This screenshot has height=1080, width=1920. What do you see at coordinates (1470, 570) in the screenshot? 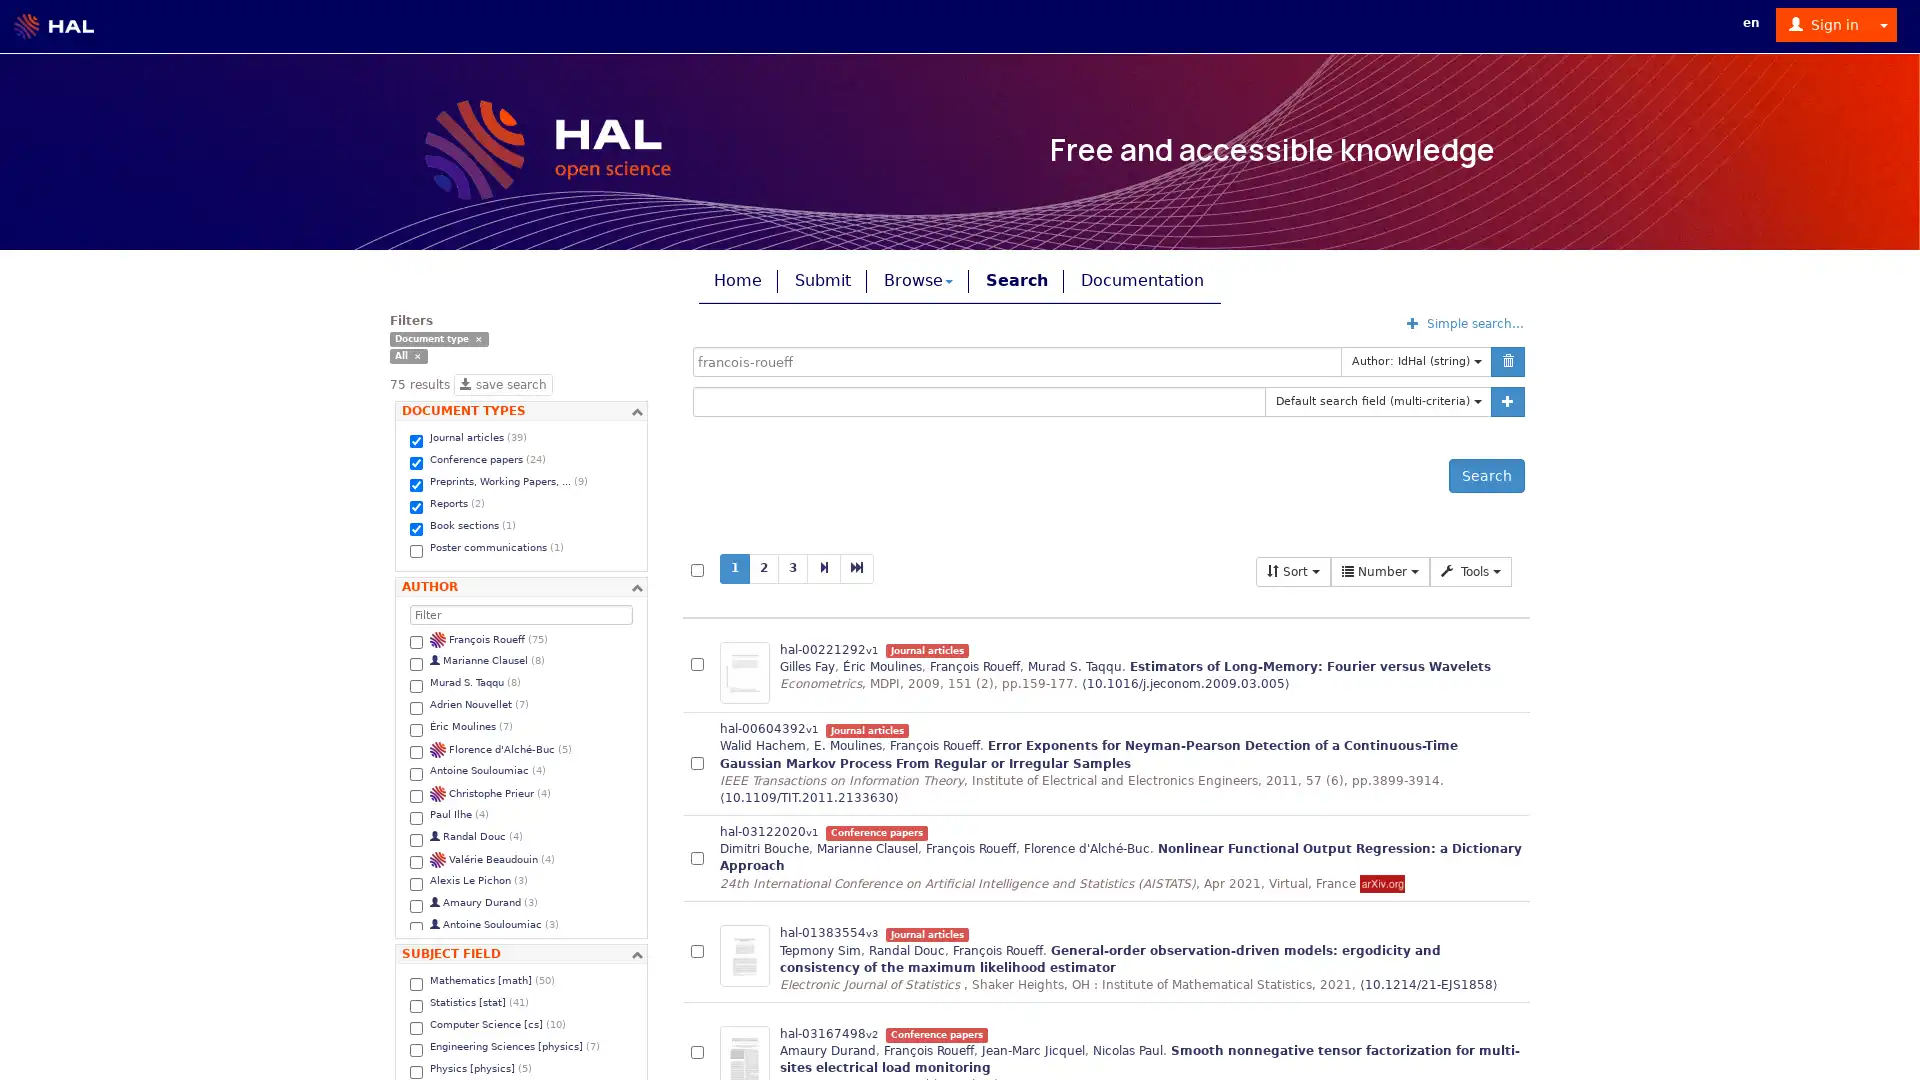
I see `Tools` at bounding box center [1470, 570].